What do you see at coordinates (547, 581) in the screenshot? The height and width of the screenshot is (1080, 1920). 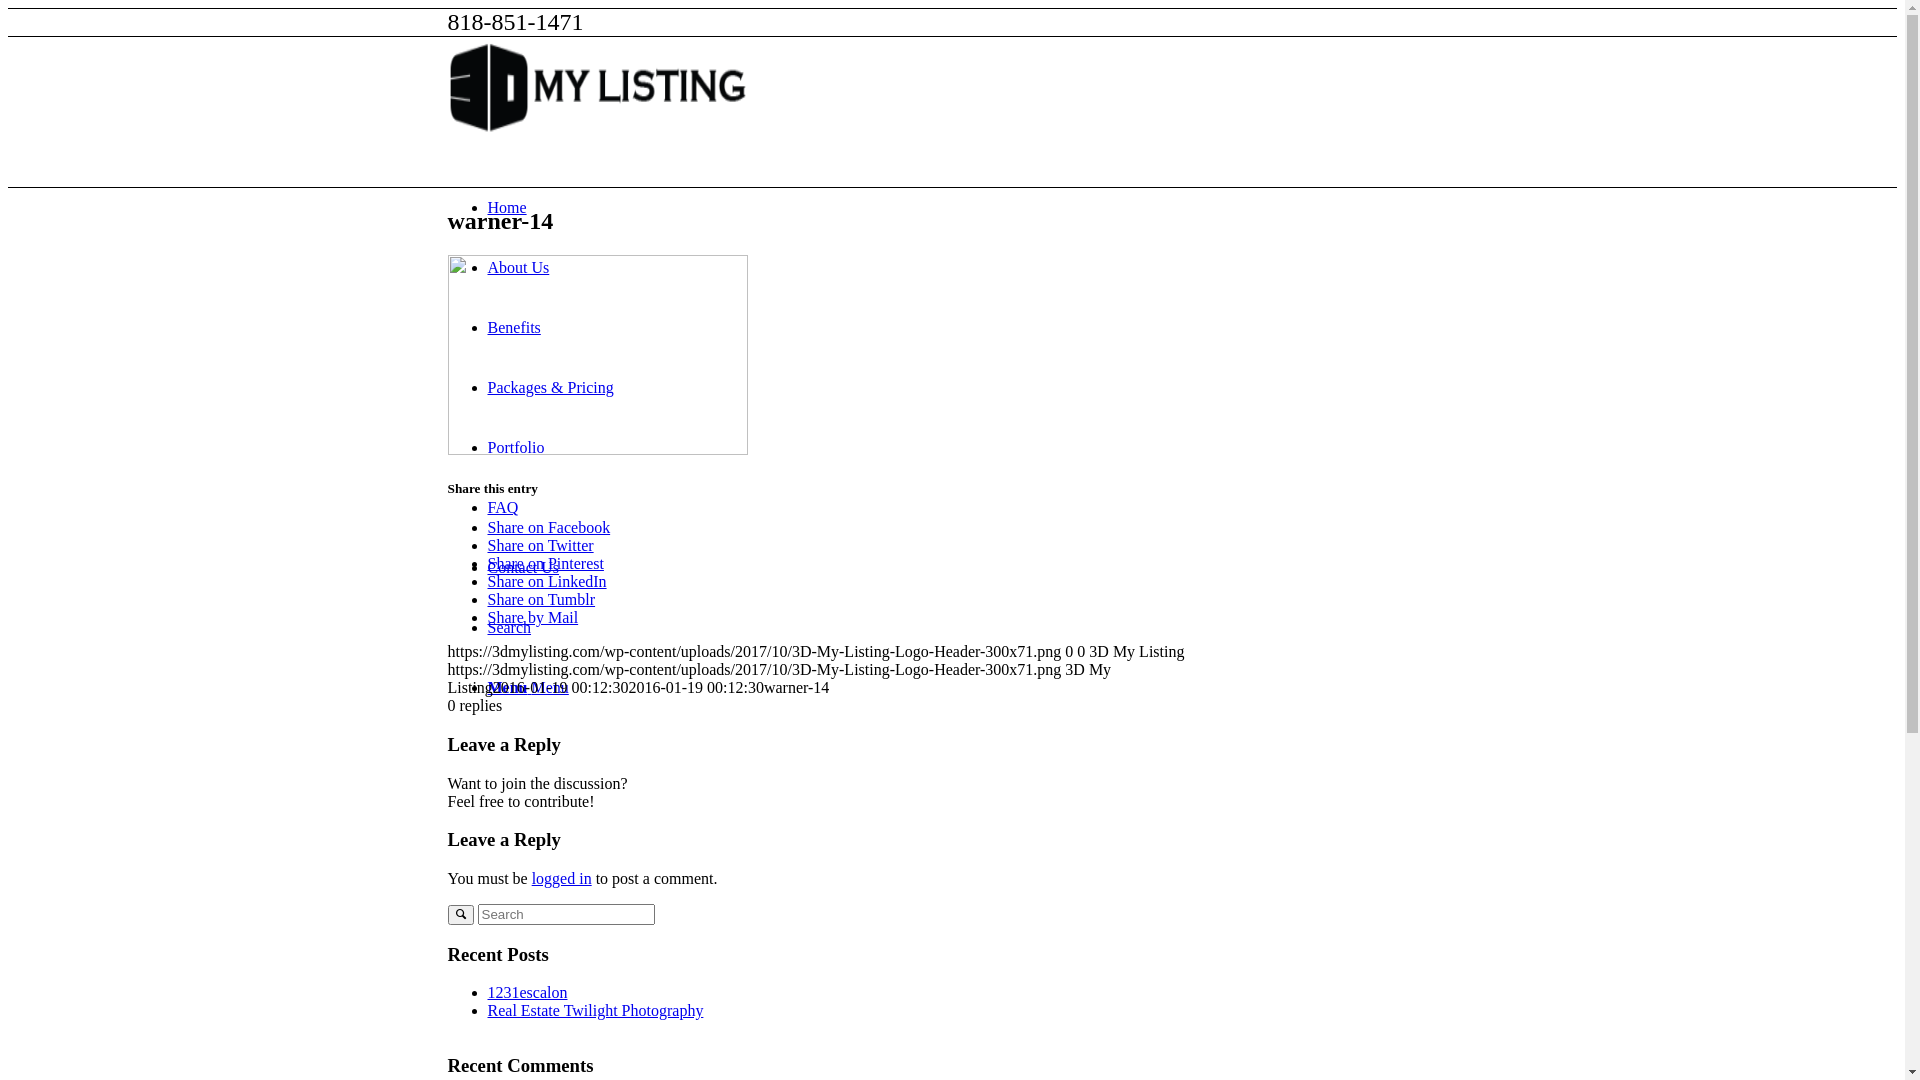 I see `'Share on LinkedIn'` at bounding box center [547, 581].